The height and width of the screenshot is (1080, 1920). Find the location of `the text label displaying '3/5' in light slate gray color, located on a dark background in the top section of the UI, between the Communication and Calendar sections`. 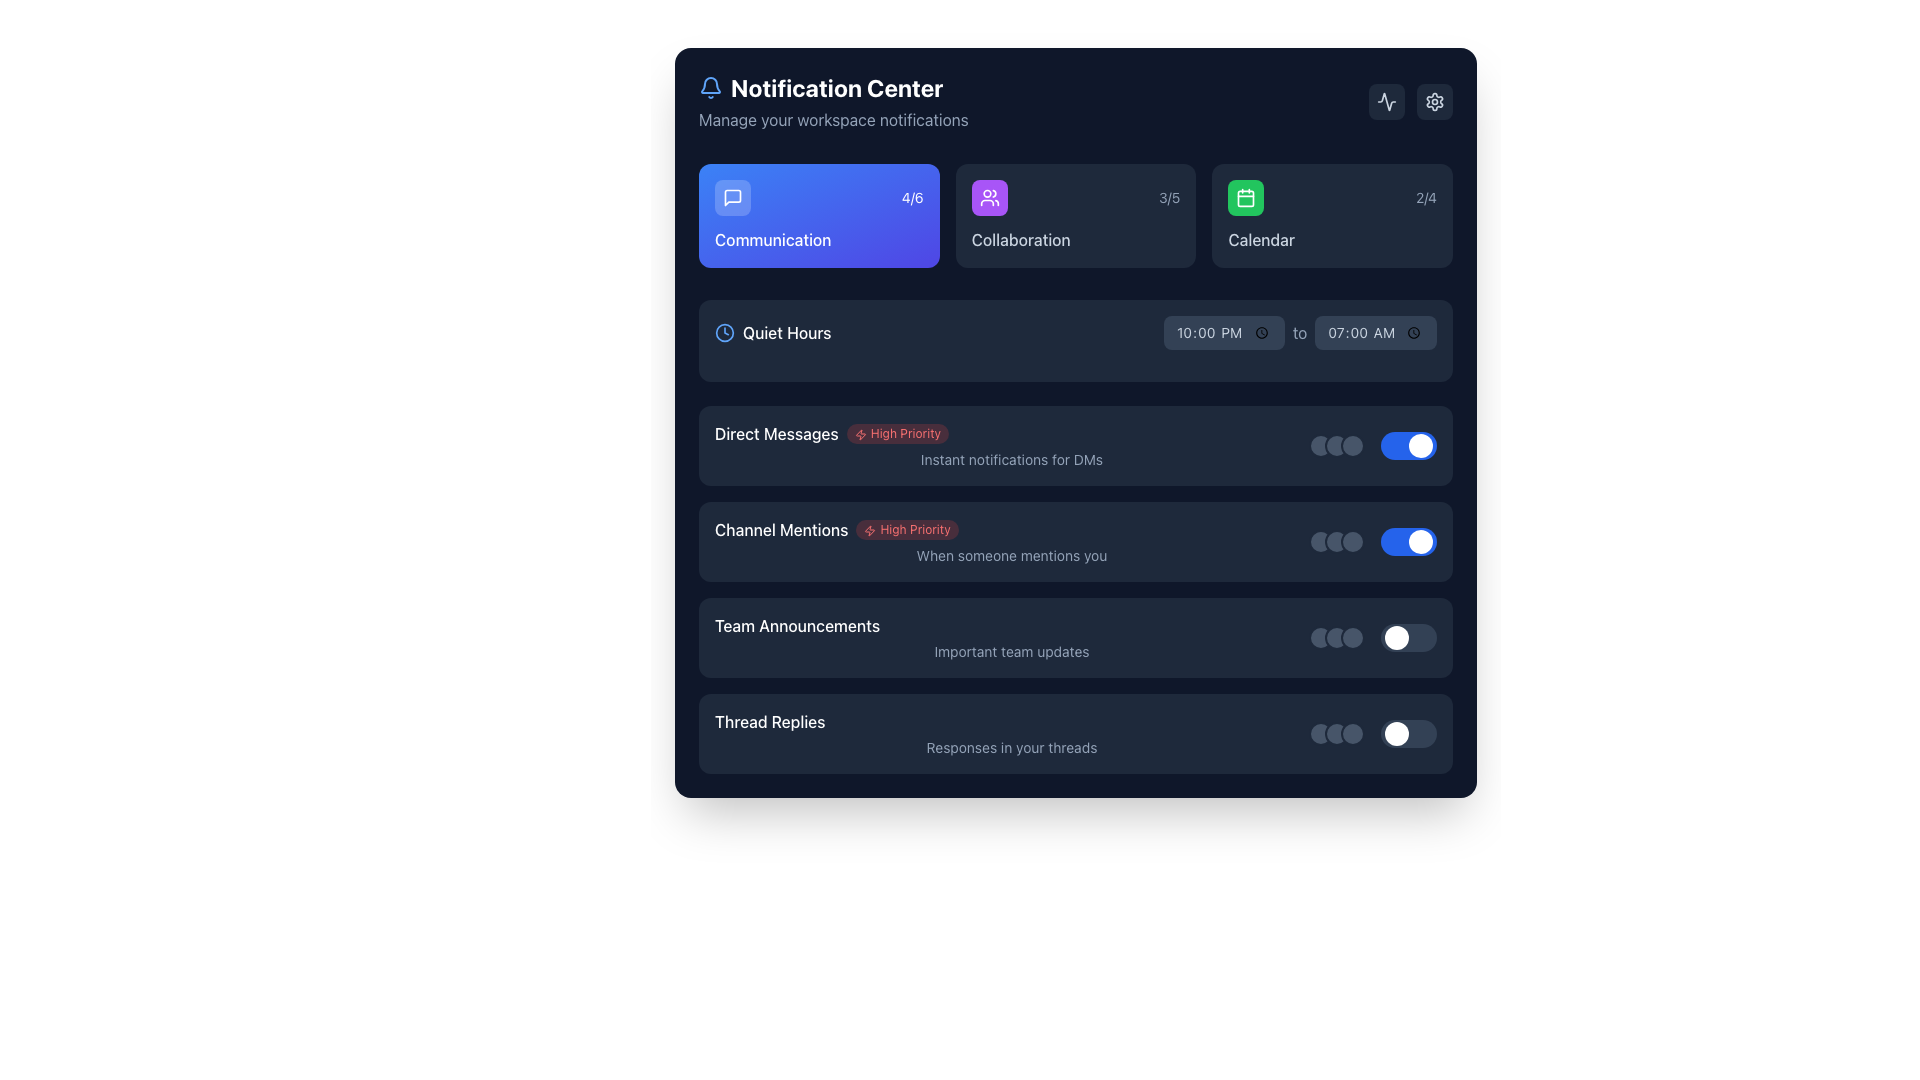

the text label displaying '3/5' in light slate gray color, located on a dark background in the top section of the UI, between the Communication and Calendar sections is located at coordinates (1169, 197).